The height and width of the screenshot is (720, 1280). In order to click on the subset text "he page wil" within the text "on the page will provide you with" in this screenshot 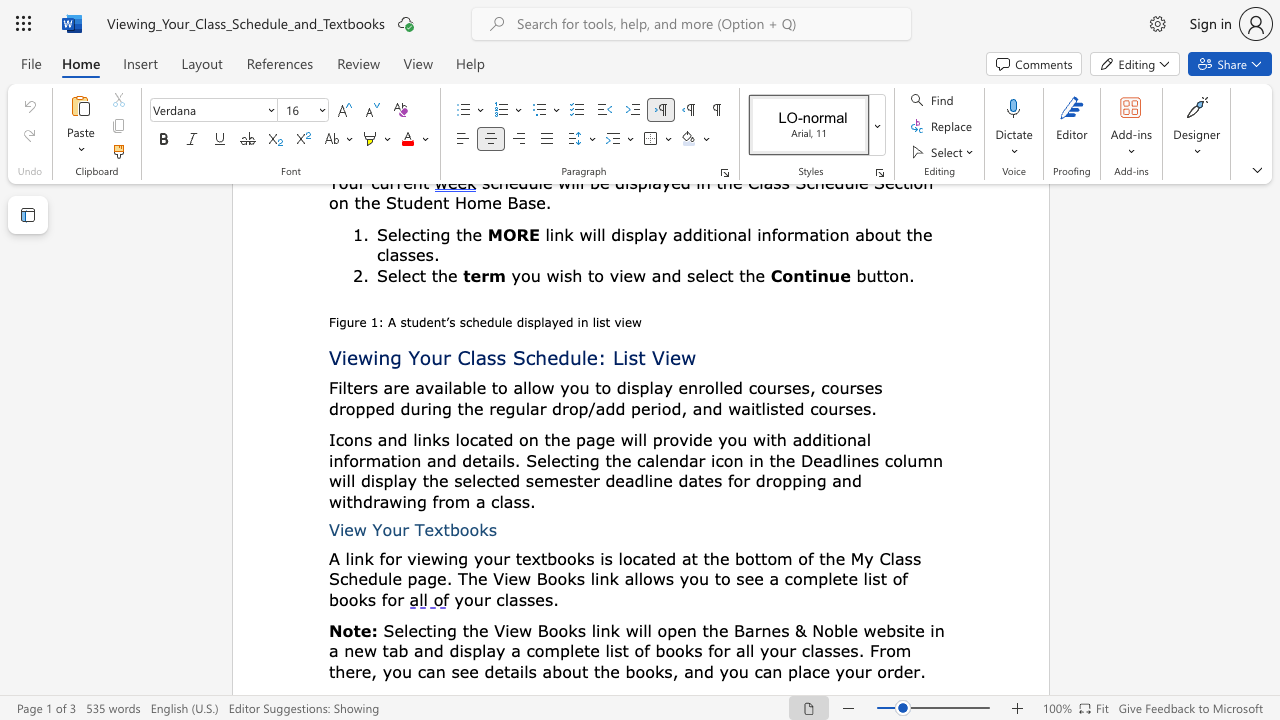, I will do `click(550, 438)`.